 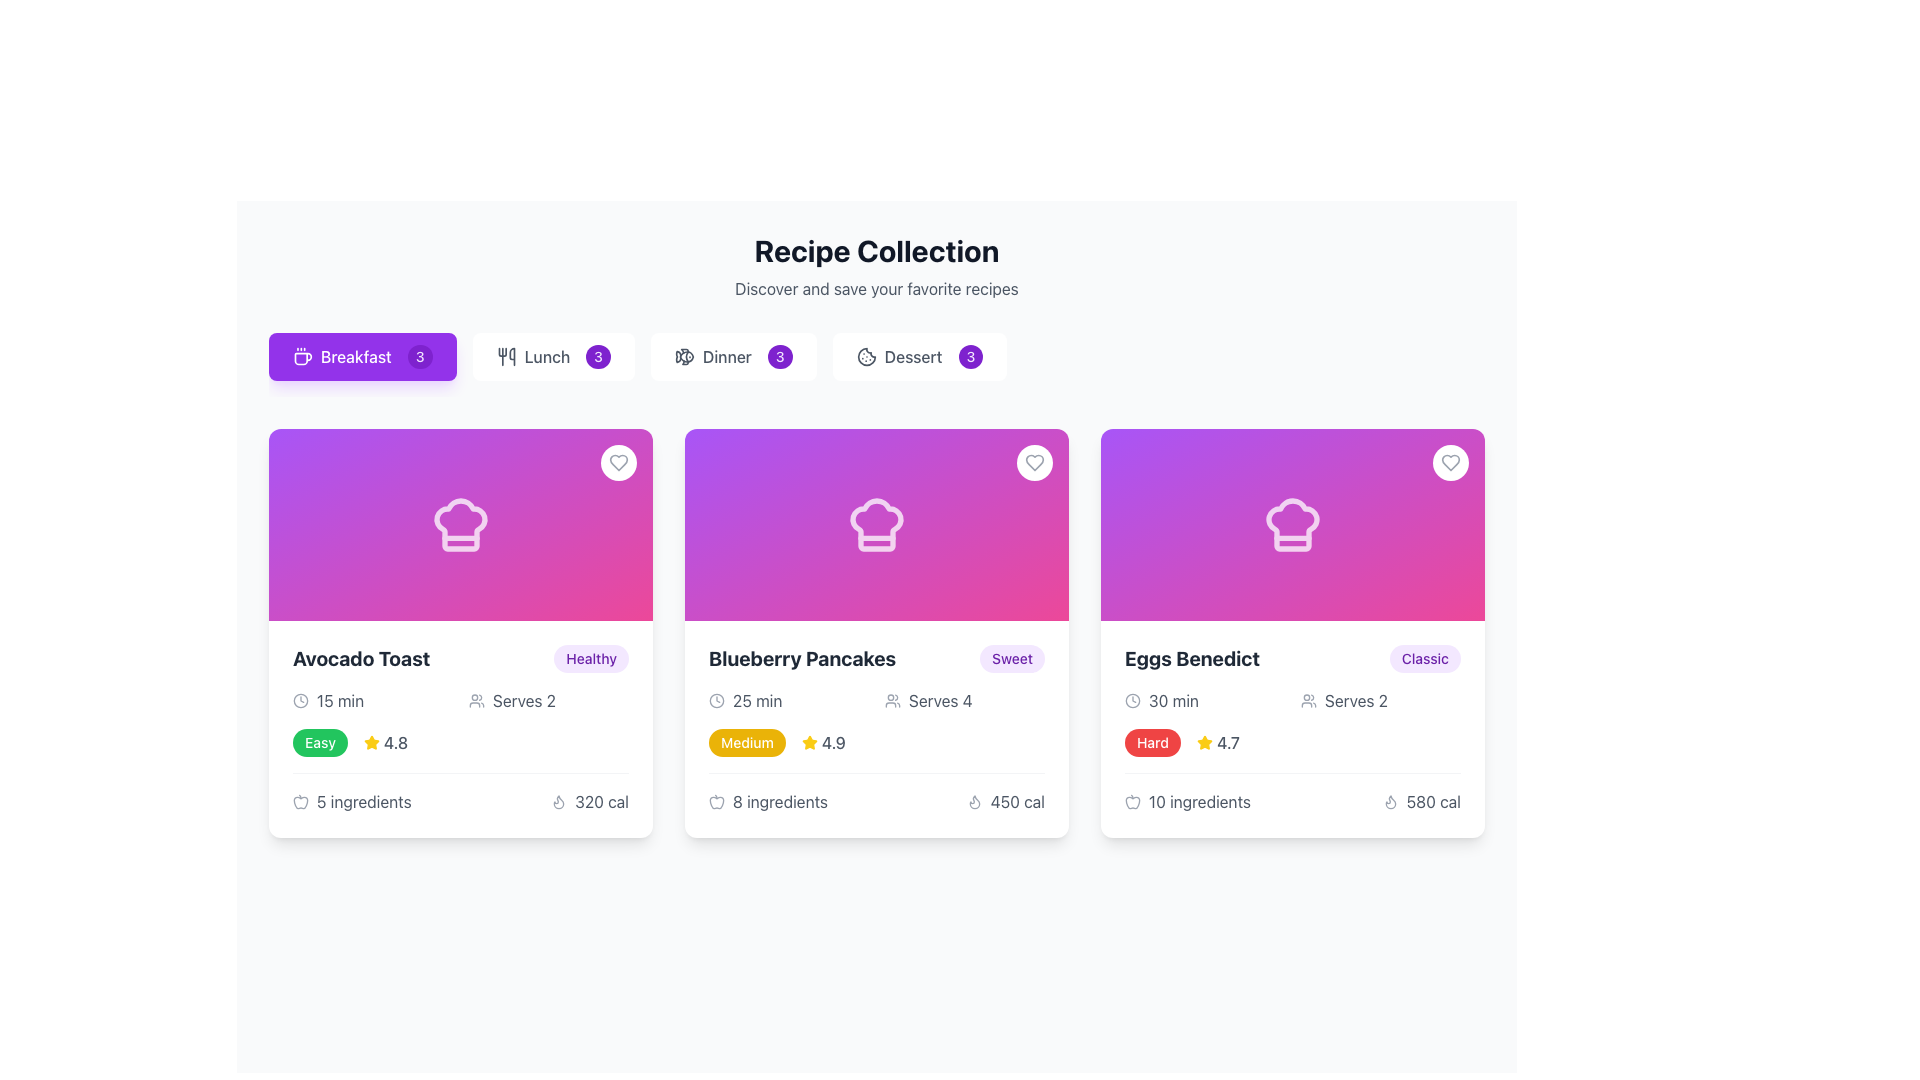 I want to click on the Count indicator badge that displays the count for the category 'Dinner', which is the third badge in a vertical layout and aligned with the text 'Dinner', so click(x=779, y=356).